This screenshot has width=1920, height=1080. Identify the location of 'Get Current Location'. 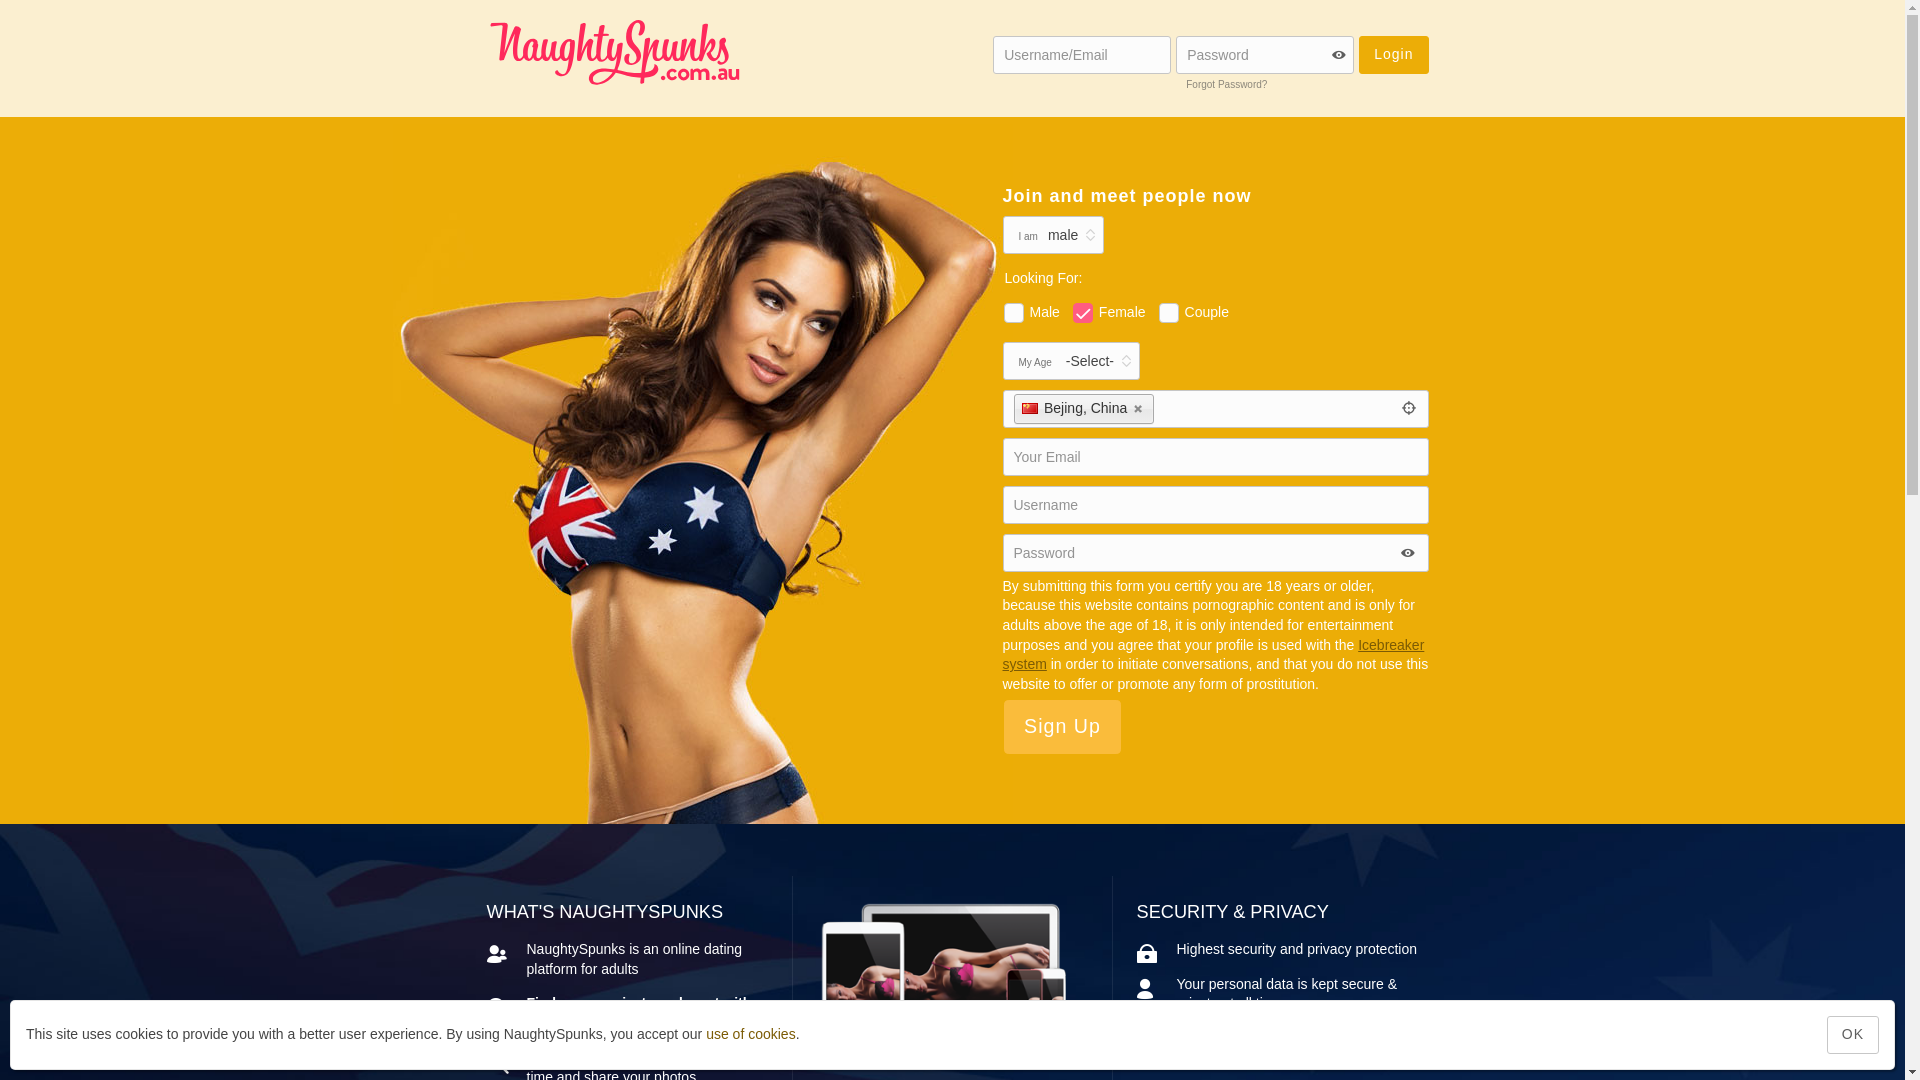
(1408, 407).